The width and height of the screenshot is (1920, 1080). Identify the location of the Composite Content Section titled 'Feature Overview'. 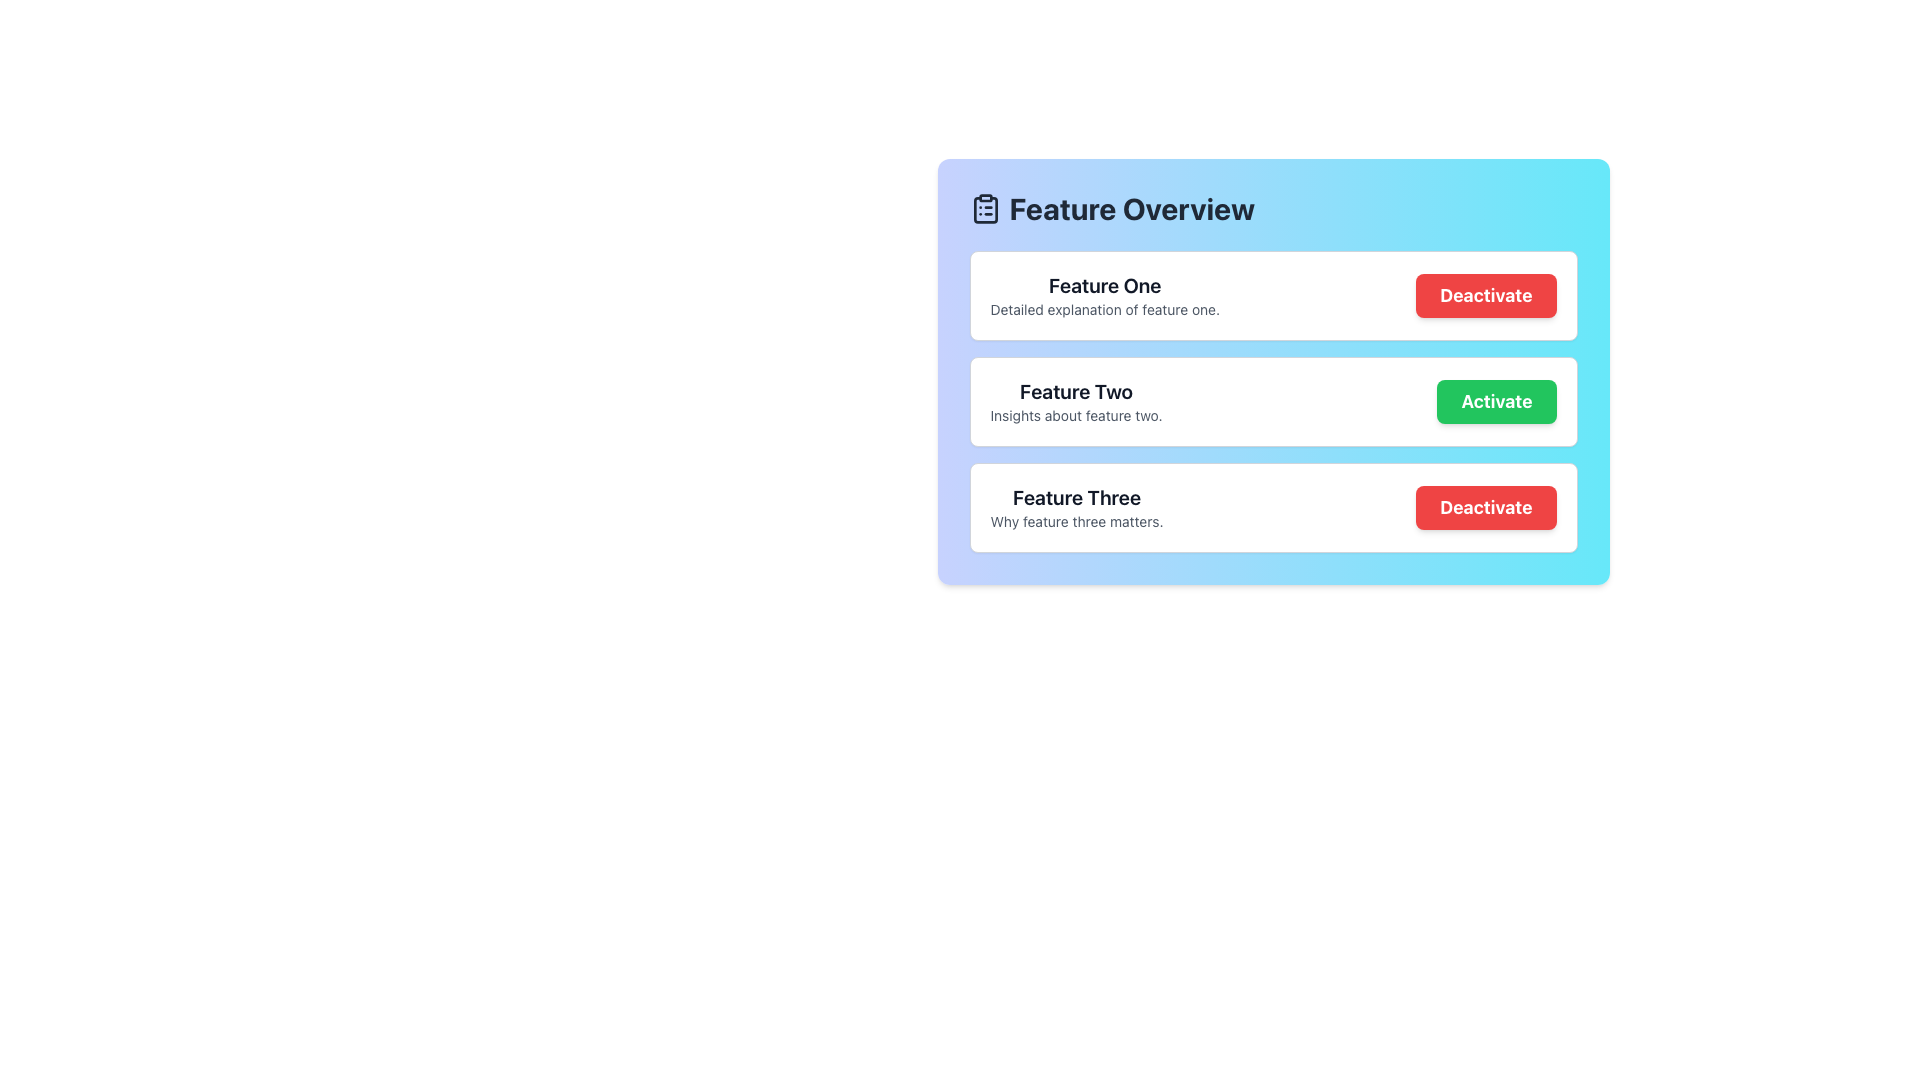
(1272, 371).